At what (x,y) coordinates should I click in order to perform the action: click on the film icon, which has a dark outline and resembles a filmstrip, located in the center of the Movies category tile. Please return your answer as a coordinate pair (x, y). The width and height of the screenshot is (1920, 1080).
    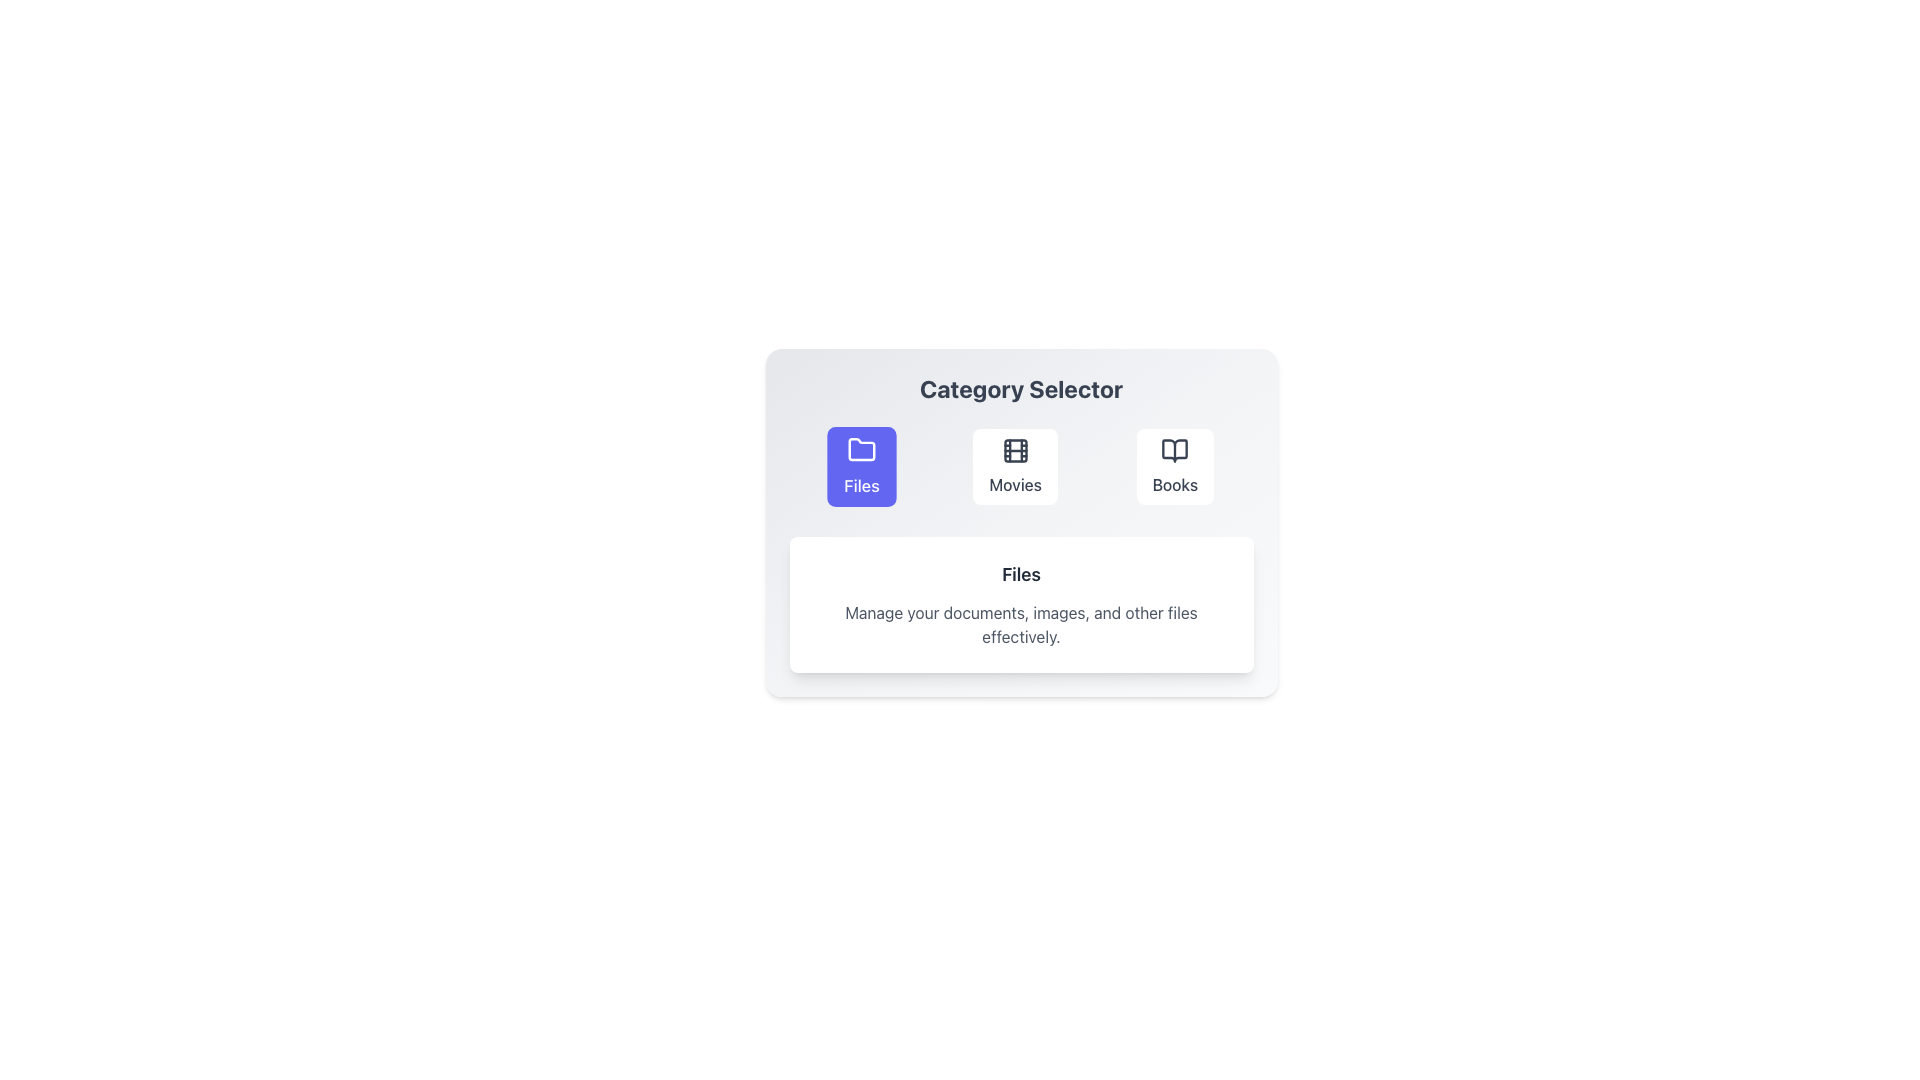
    Looking at the image, I should click on (1015, 451).